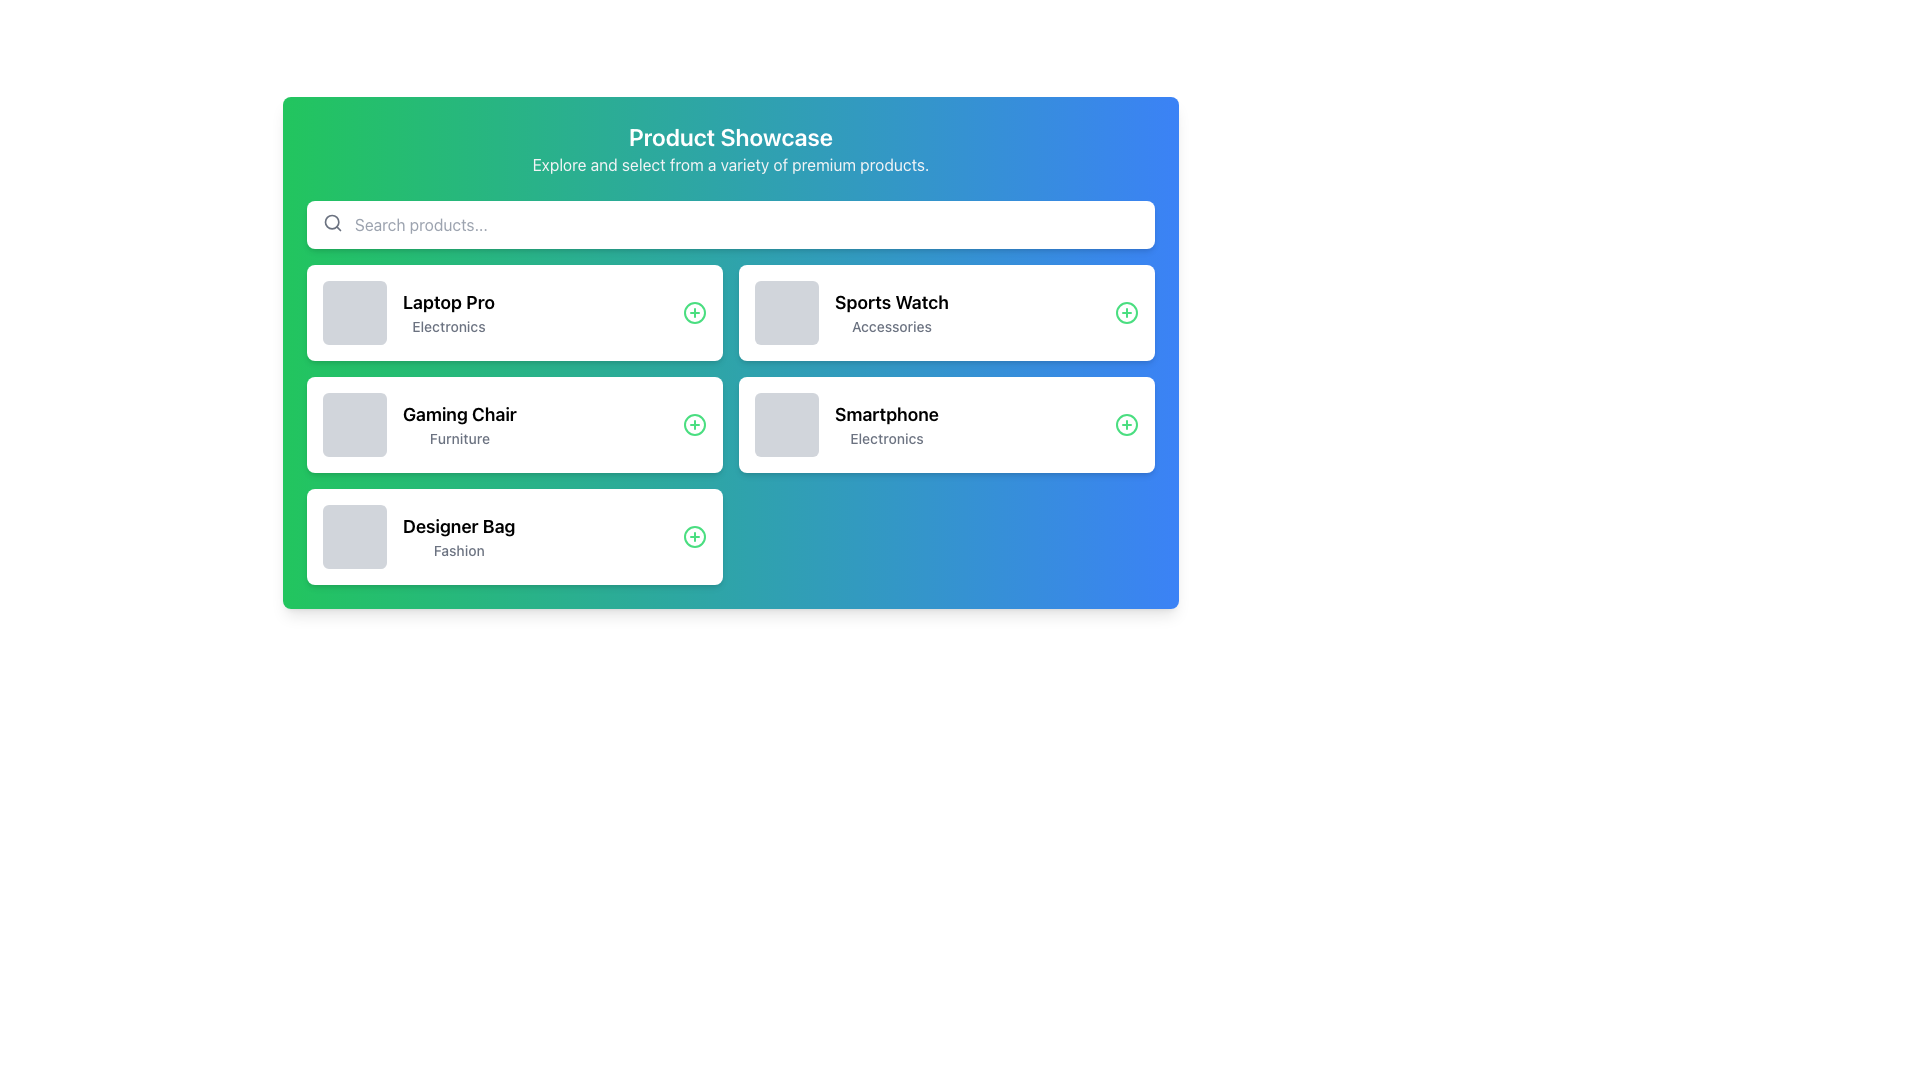 This screenshot has height=1080, width=1920. What do you see at coordinates (729, 423) in the screenshot?
I see `the plus icon on one of the interactive cards in the grid layout, which contains product representations and is centrally located below the header and search bar` at bounding box center [729, 423].